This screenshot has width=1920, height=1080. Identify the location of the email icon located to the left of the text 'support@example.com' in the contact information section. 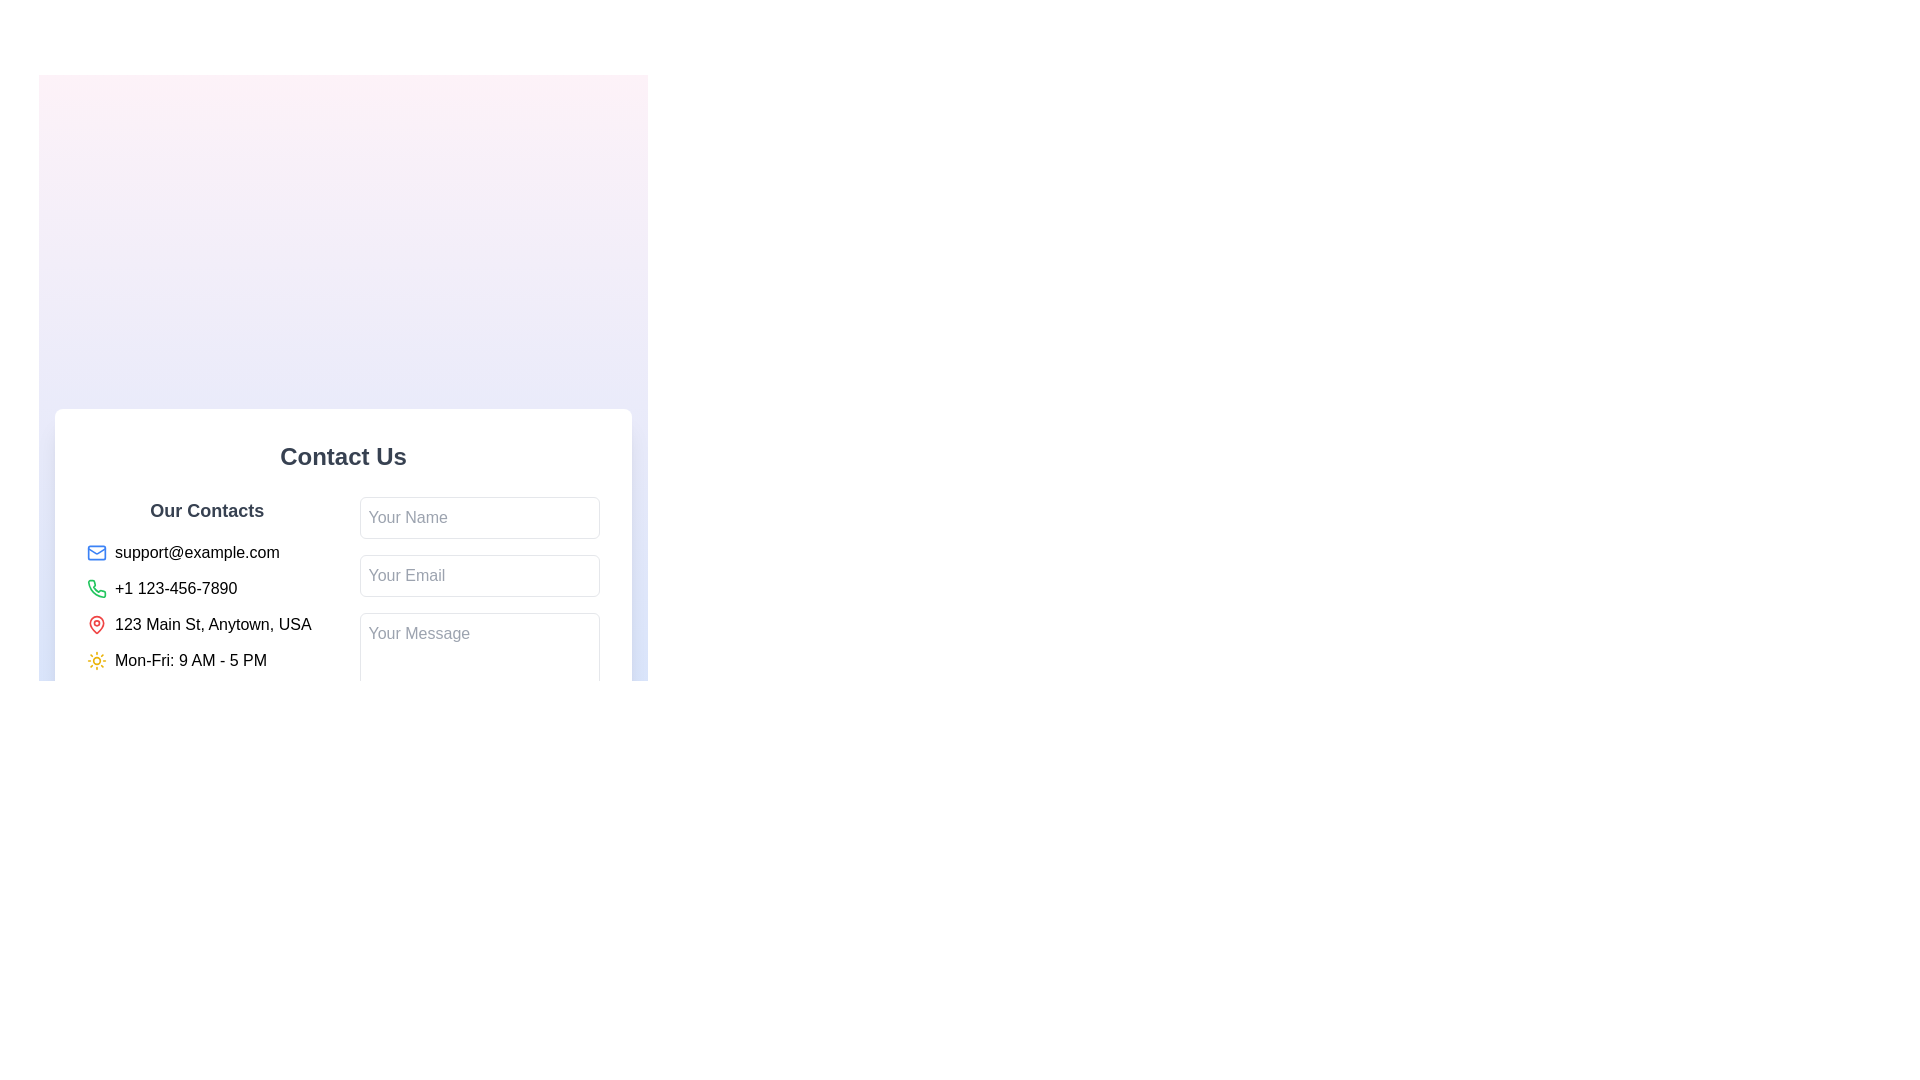
(95, 552).